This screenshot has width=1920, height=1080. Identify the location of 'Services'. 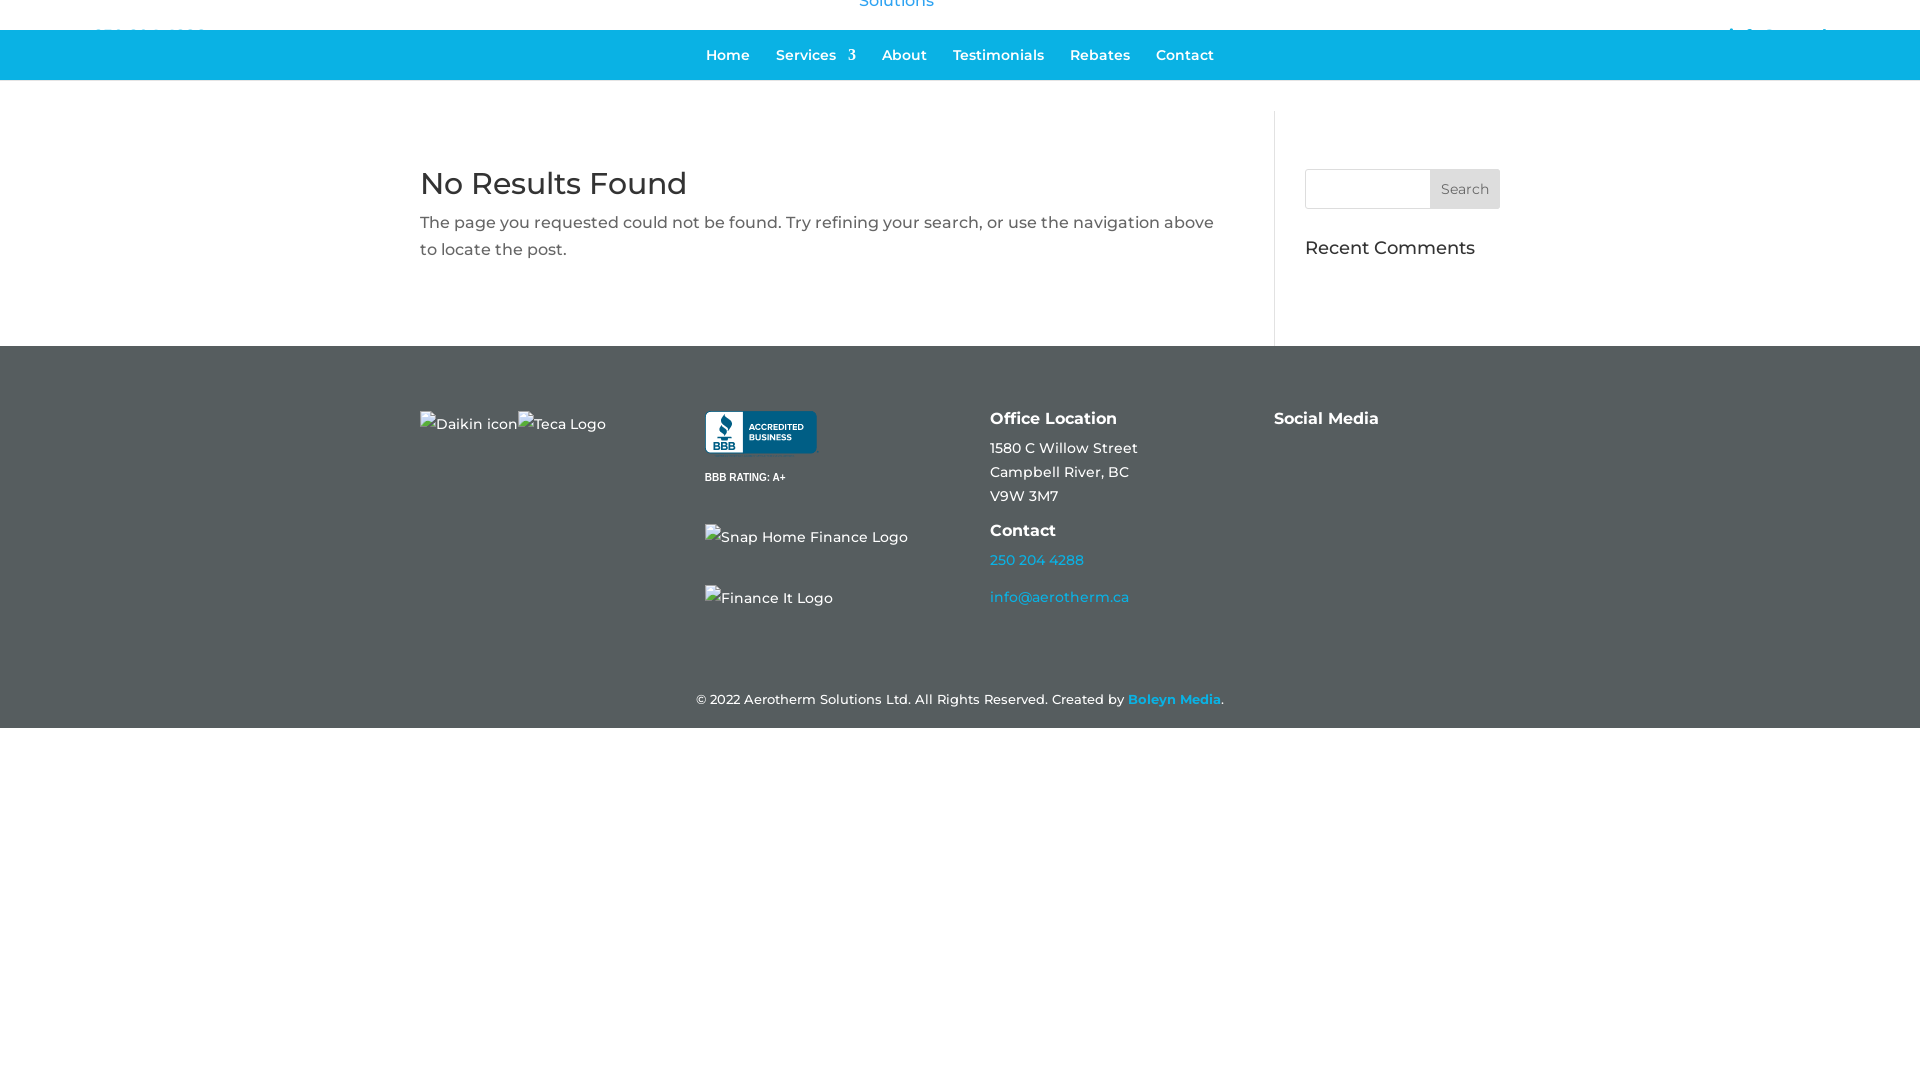
(816, 72).